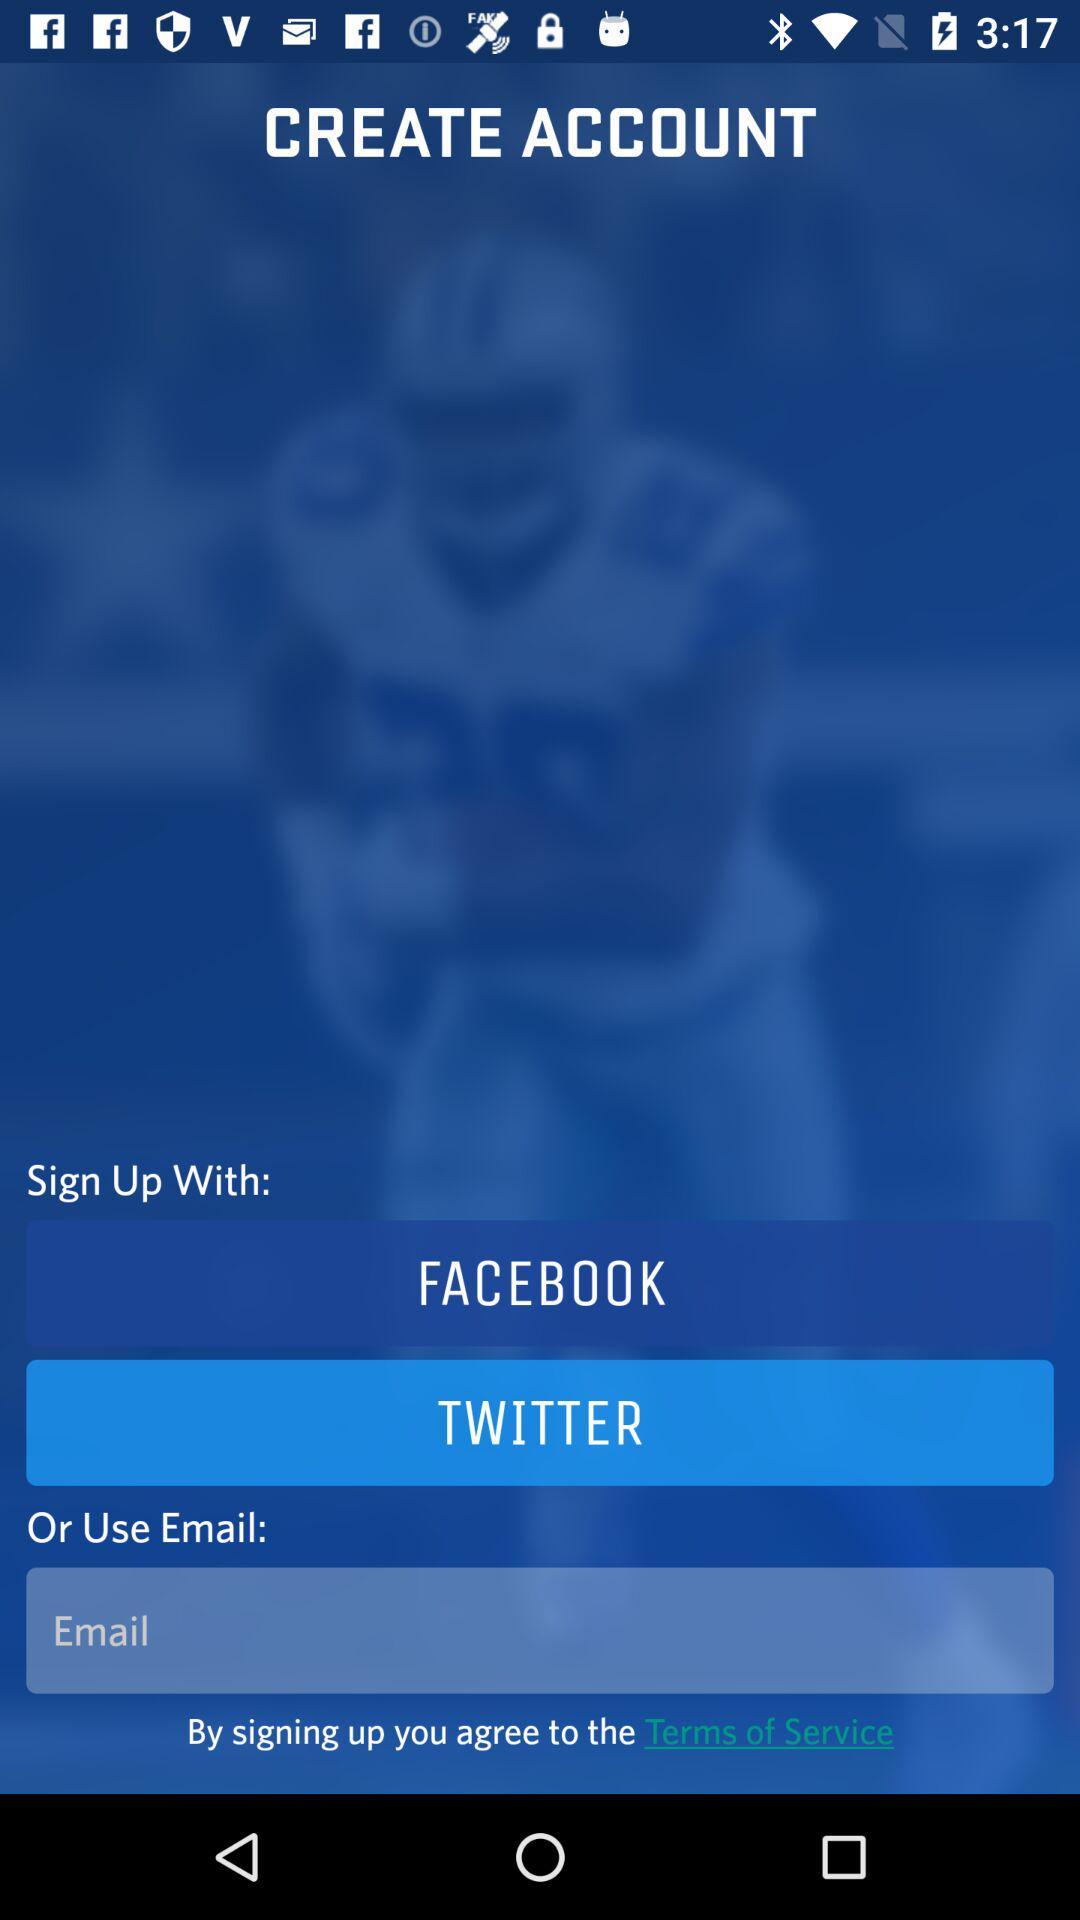  I want to click on the icon below the facebook, so click(540, 1421).